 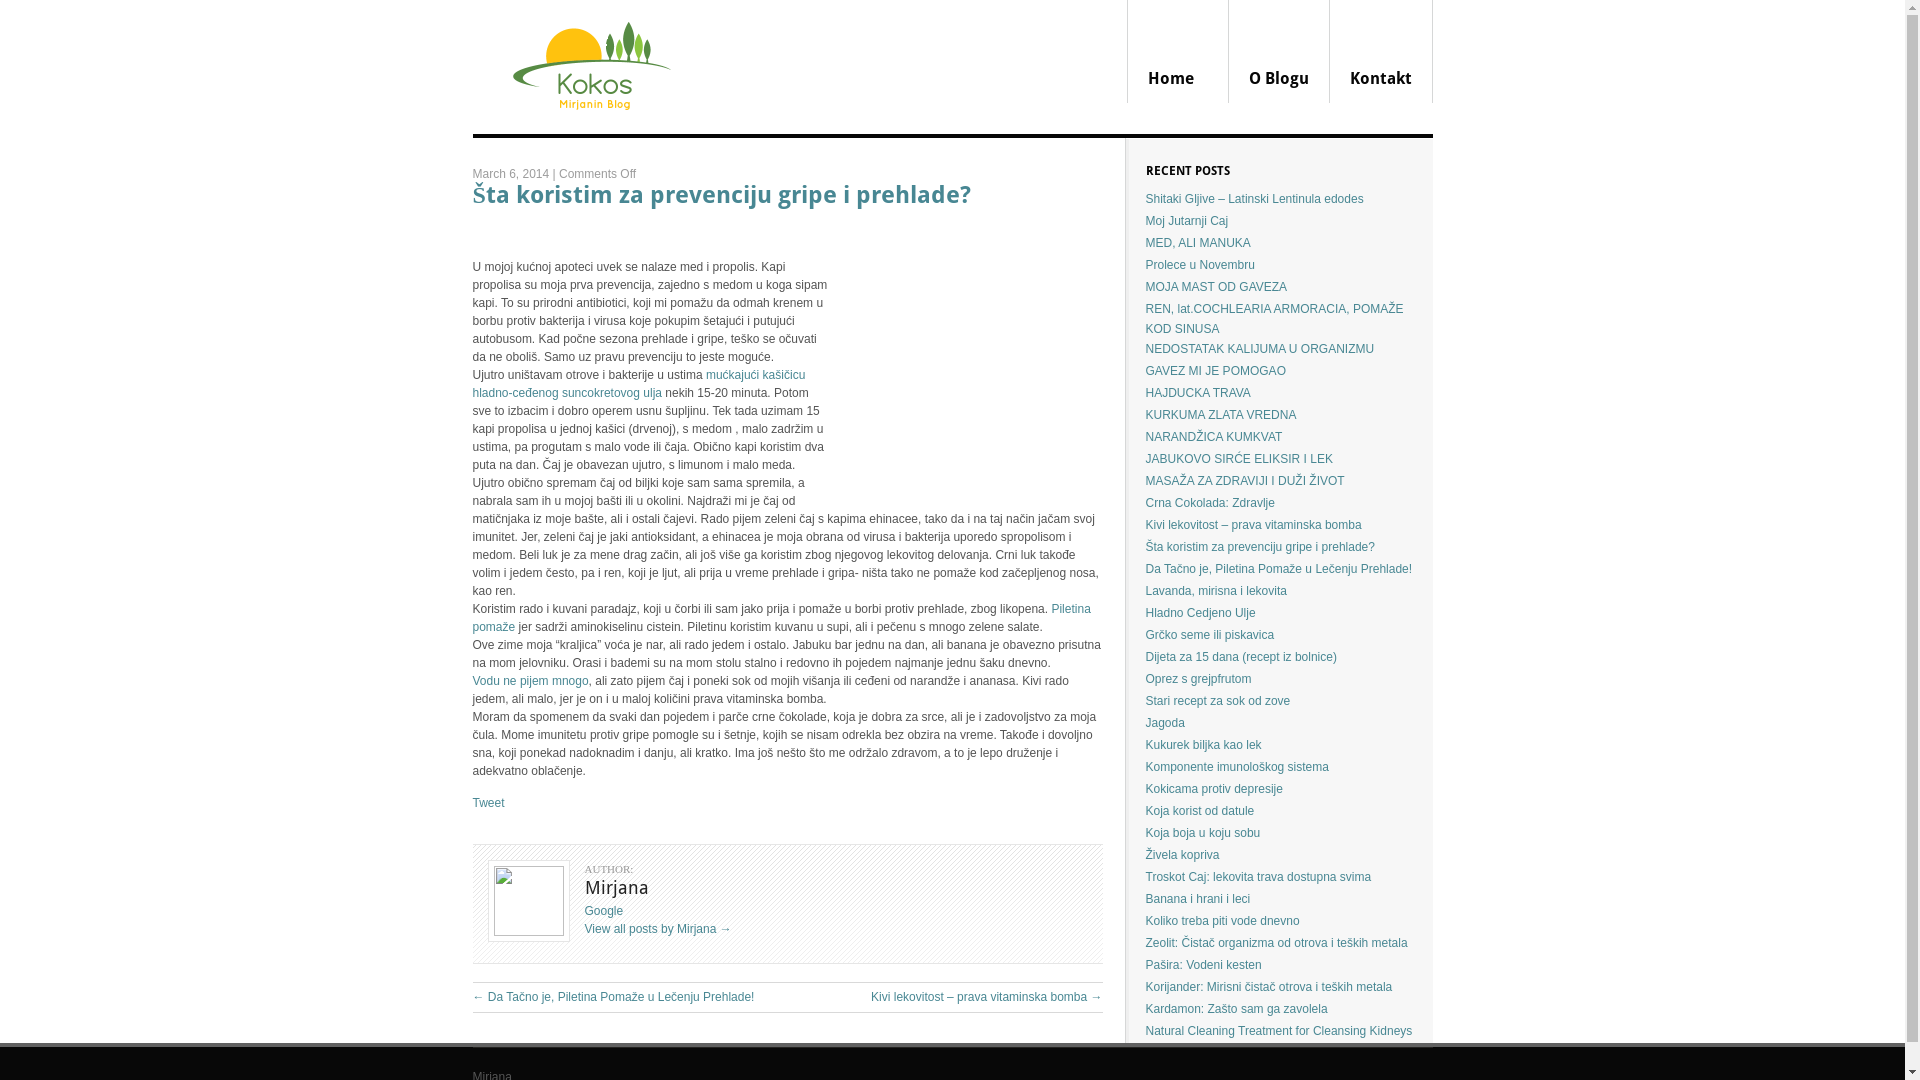 What do you see at coordinates (1200, 612) in the screenshot?
I see `'Hladno Cedjeno Ulje'` at bounding box center [1200, 612].